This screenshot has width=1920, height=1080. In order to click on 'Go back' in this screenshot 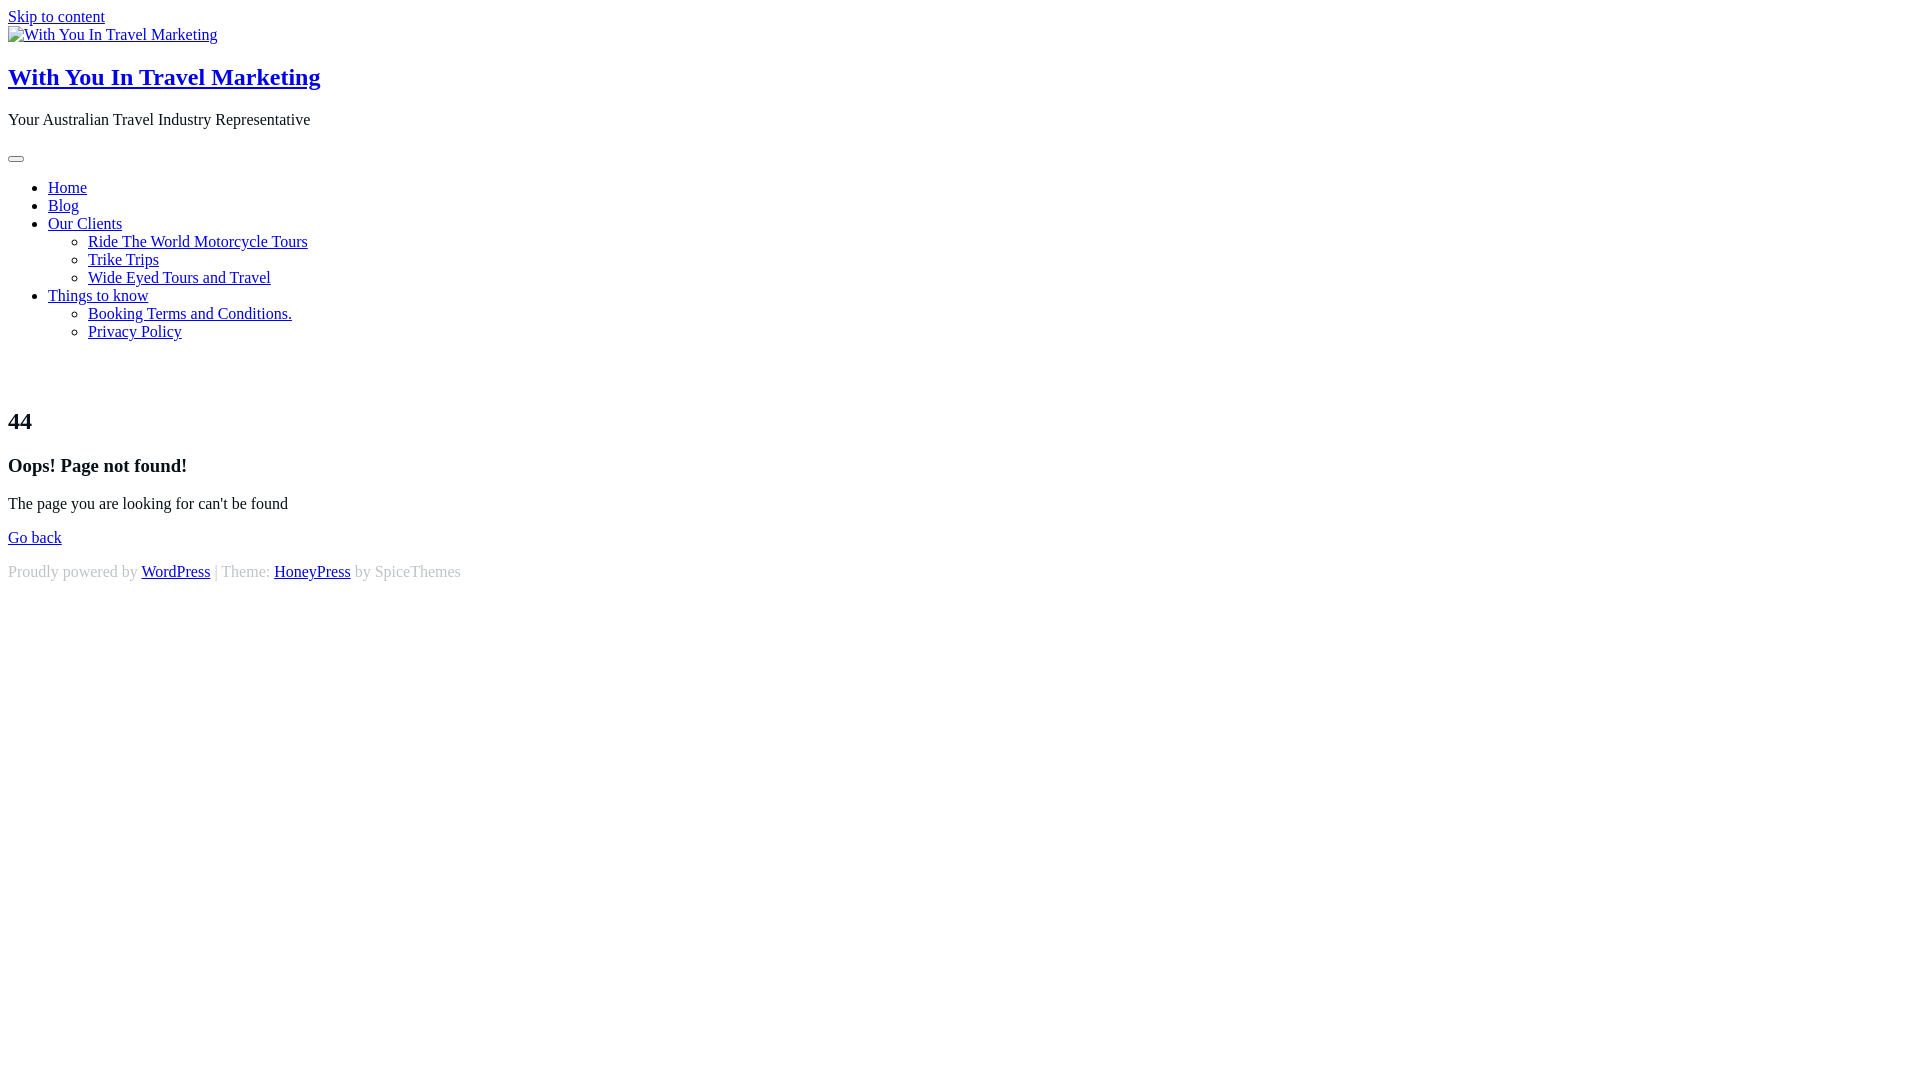, I will do `click(34, 536)`.